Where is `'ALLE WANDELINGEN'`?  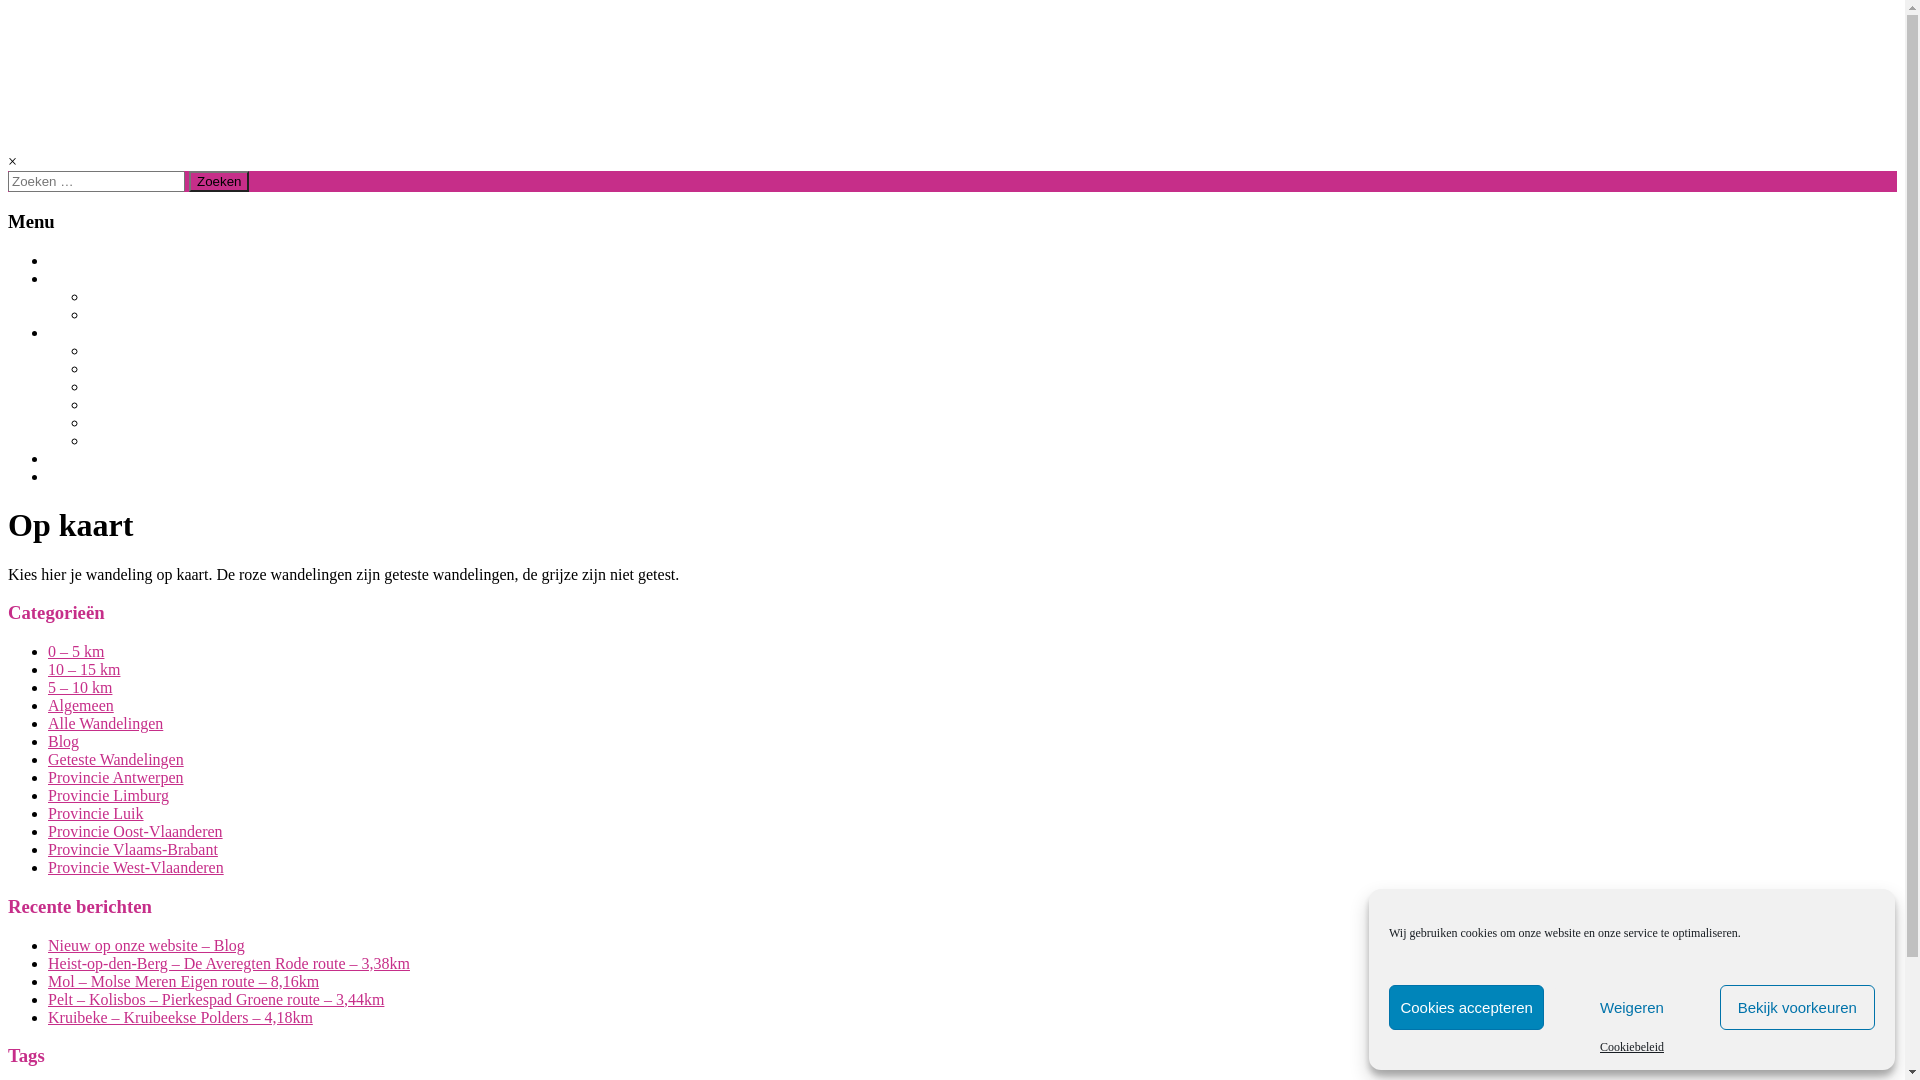
'ALLE WANDELINGEN' is located at coordinates (157, 297).